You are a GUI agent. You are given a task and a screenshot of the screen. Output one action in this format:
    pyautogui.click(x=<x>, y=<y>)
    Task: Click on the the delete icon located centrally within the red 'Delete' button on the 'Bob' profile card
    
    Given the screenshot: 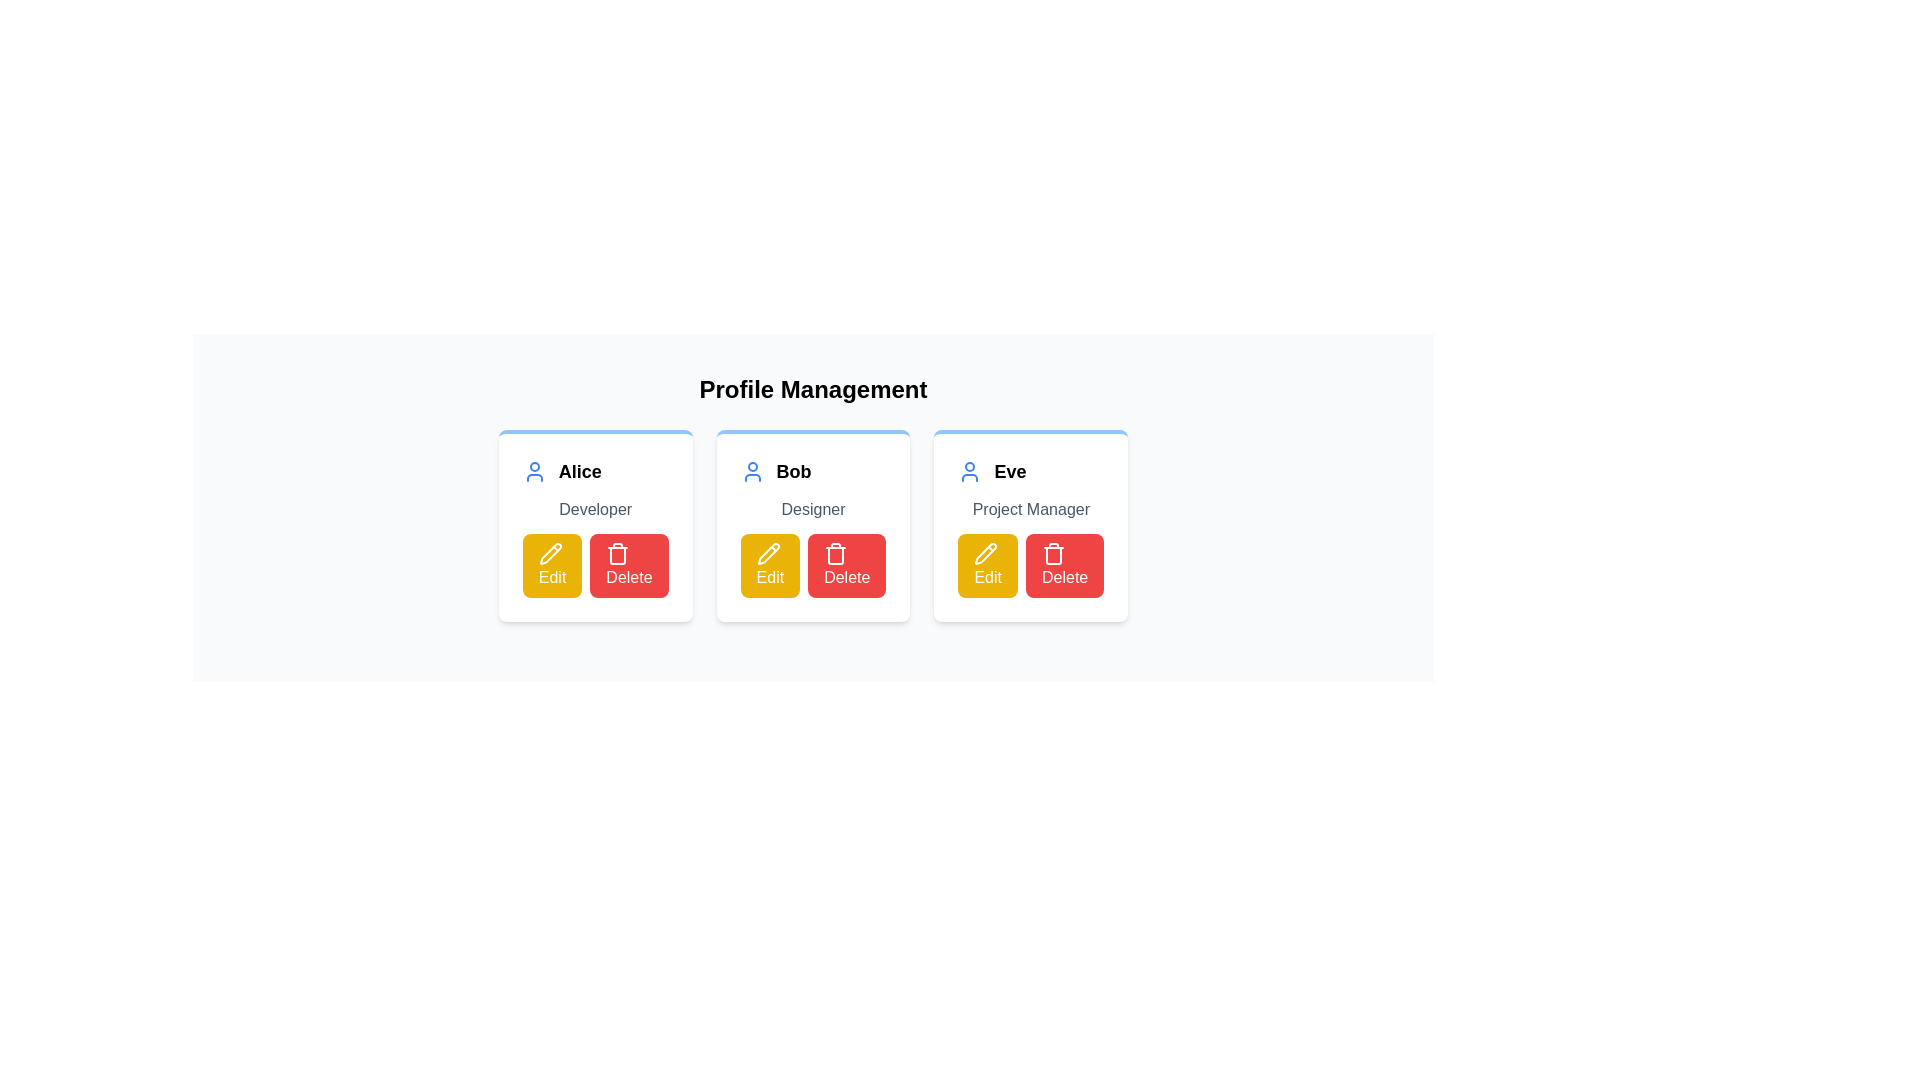 What is the action you would take?
    pyautogui.click(x=836, y=554)
    